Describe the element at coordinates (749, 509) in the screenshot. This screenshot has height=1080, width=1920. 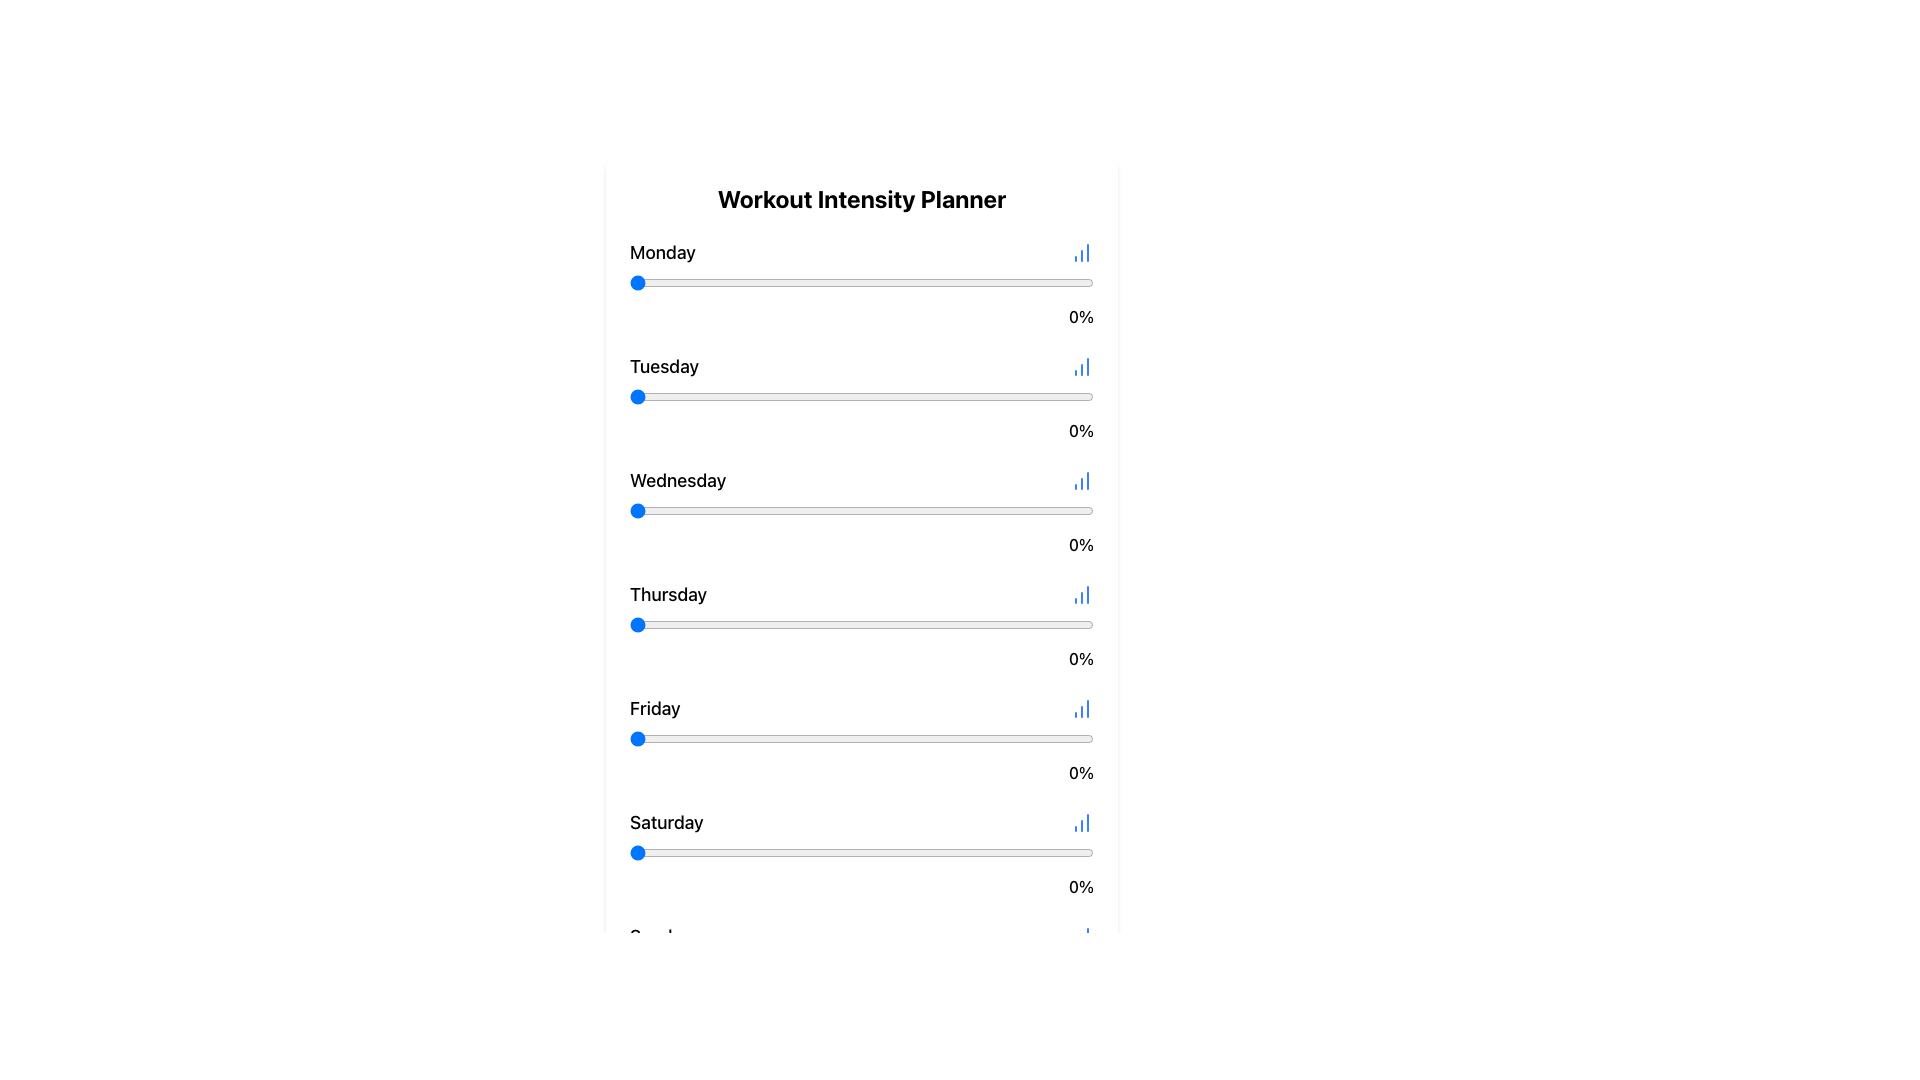
I see `the Wednesday workout intensity` at that location.